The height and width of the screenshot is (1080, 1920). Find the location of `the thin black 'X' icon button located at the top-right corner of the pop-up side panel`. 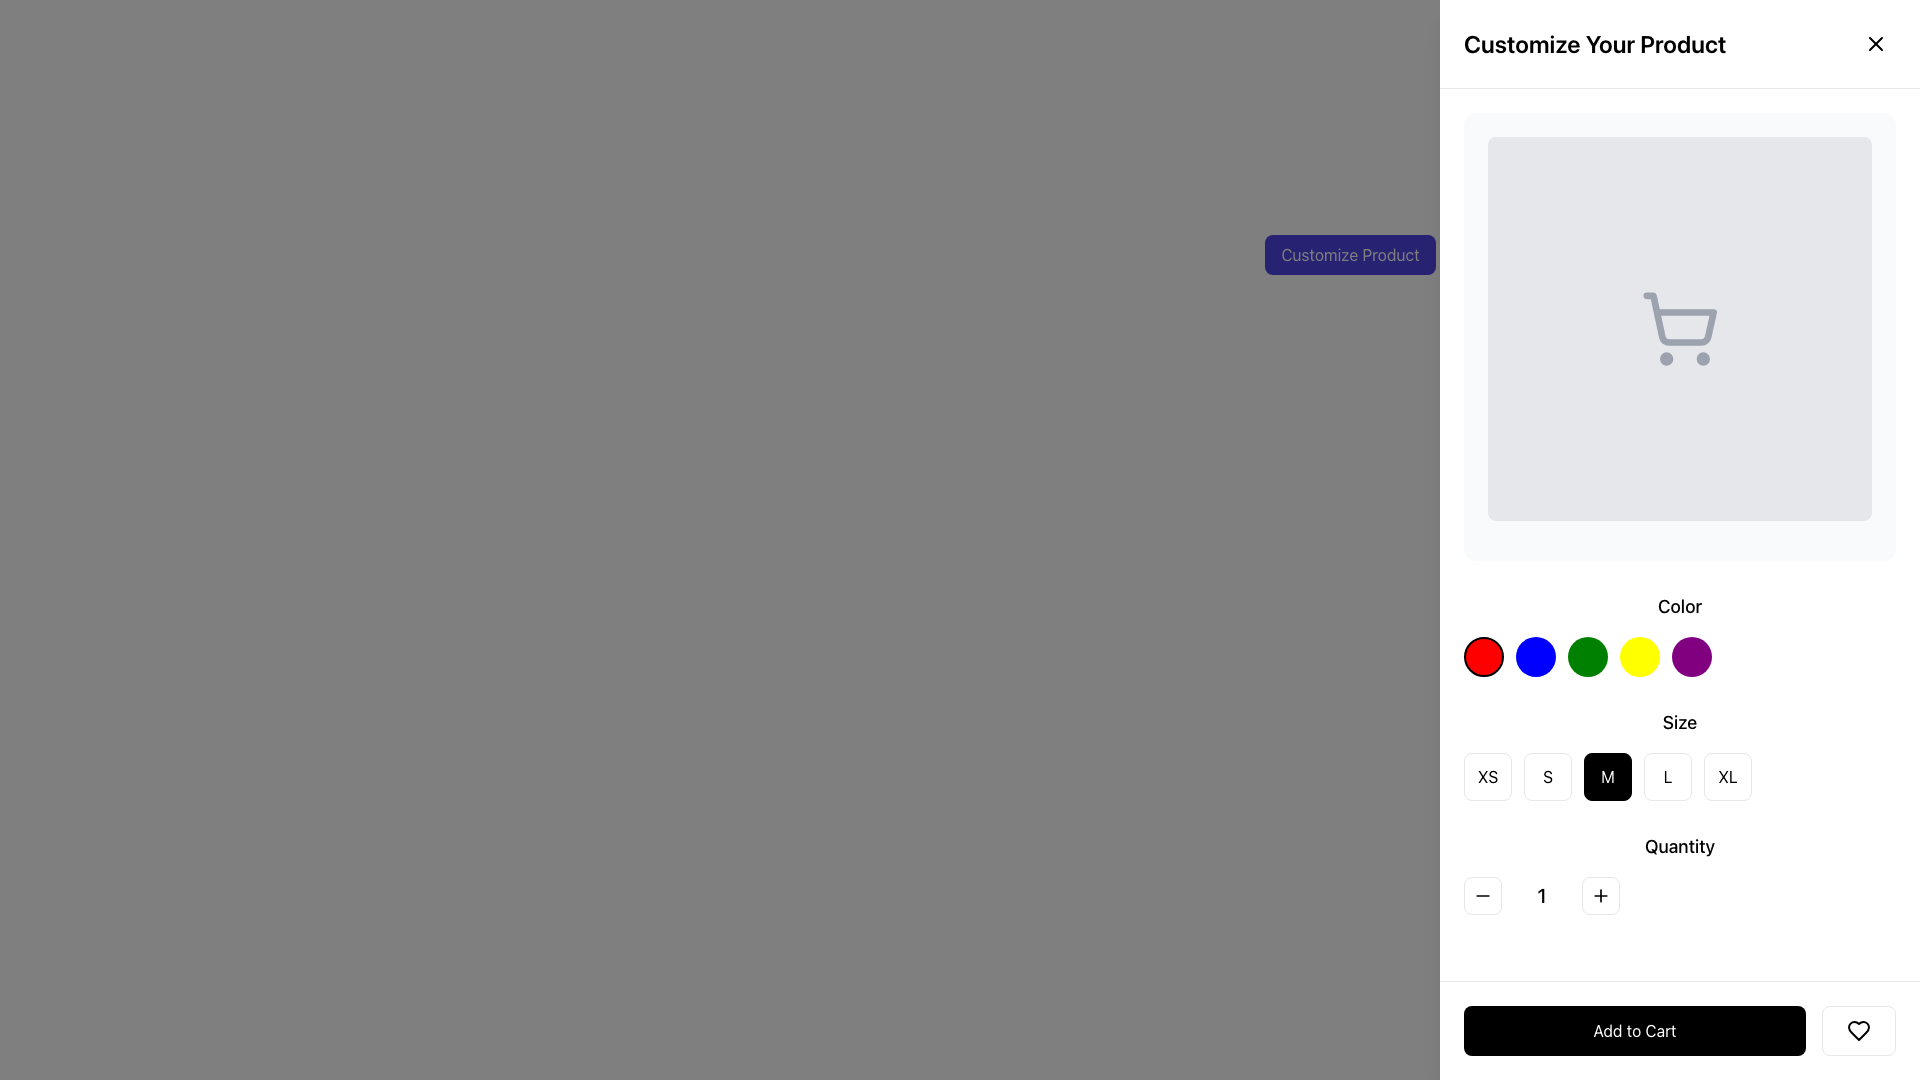

the thin black 'X' icon button located at the top-right corner of the pop-up side panel is located at coordinates (1875, 43).